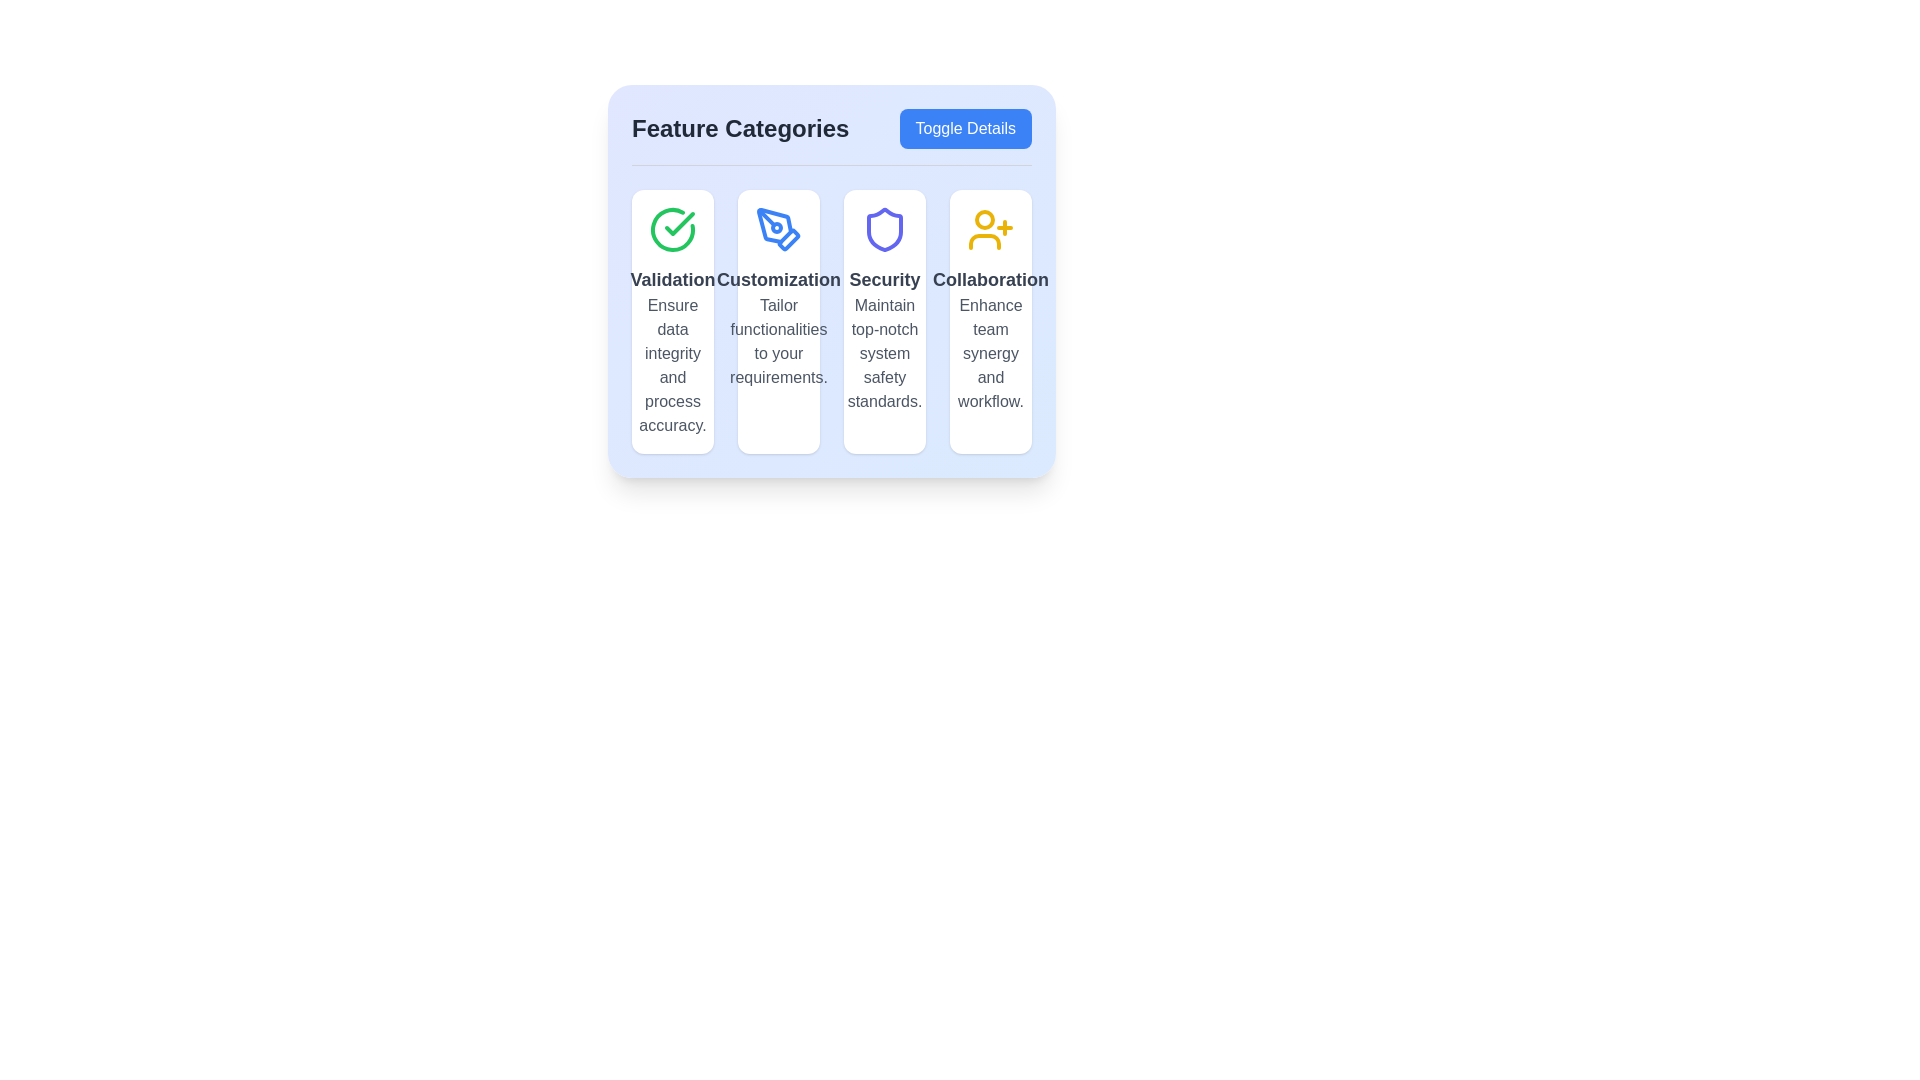  I want to click on the 'Security' text label, which is styled in bold, medium-large dark gray font and positioned under a shield icon within a feature card, so click(883, 280).